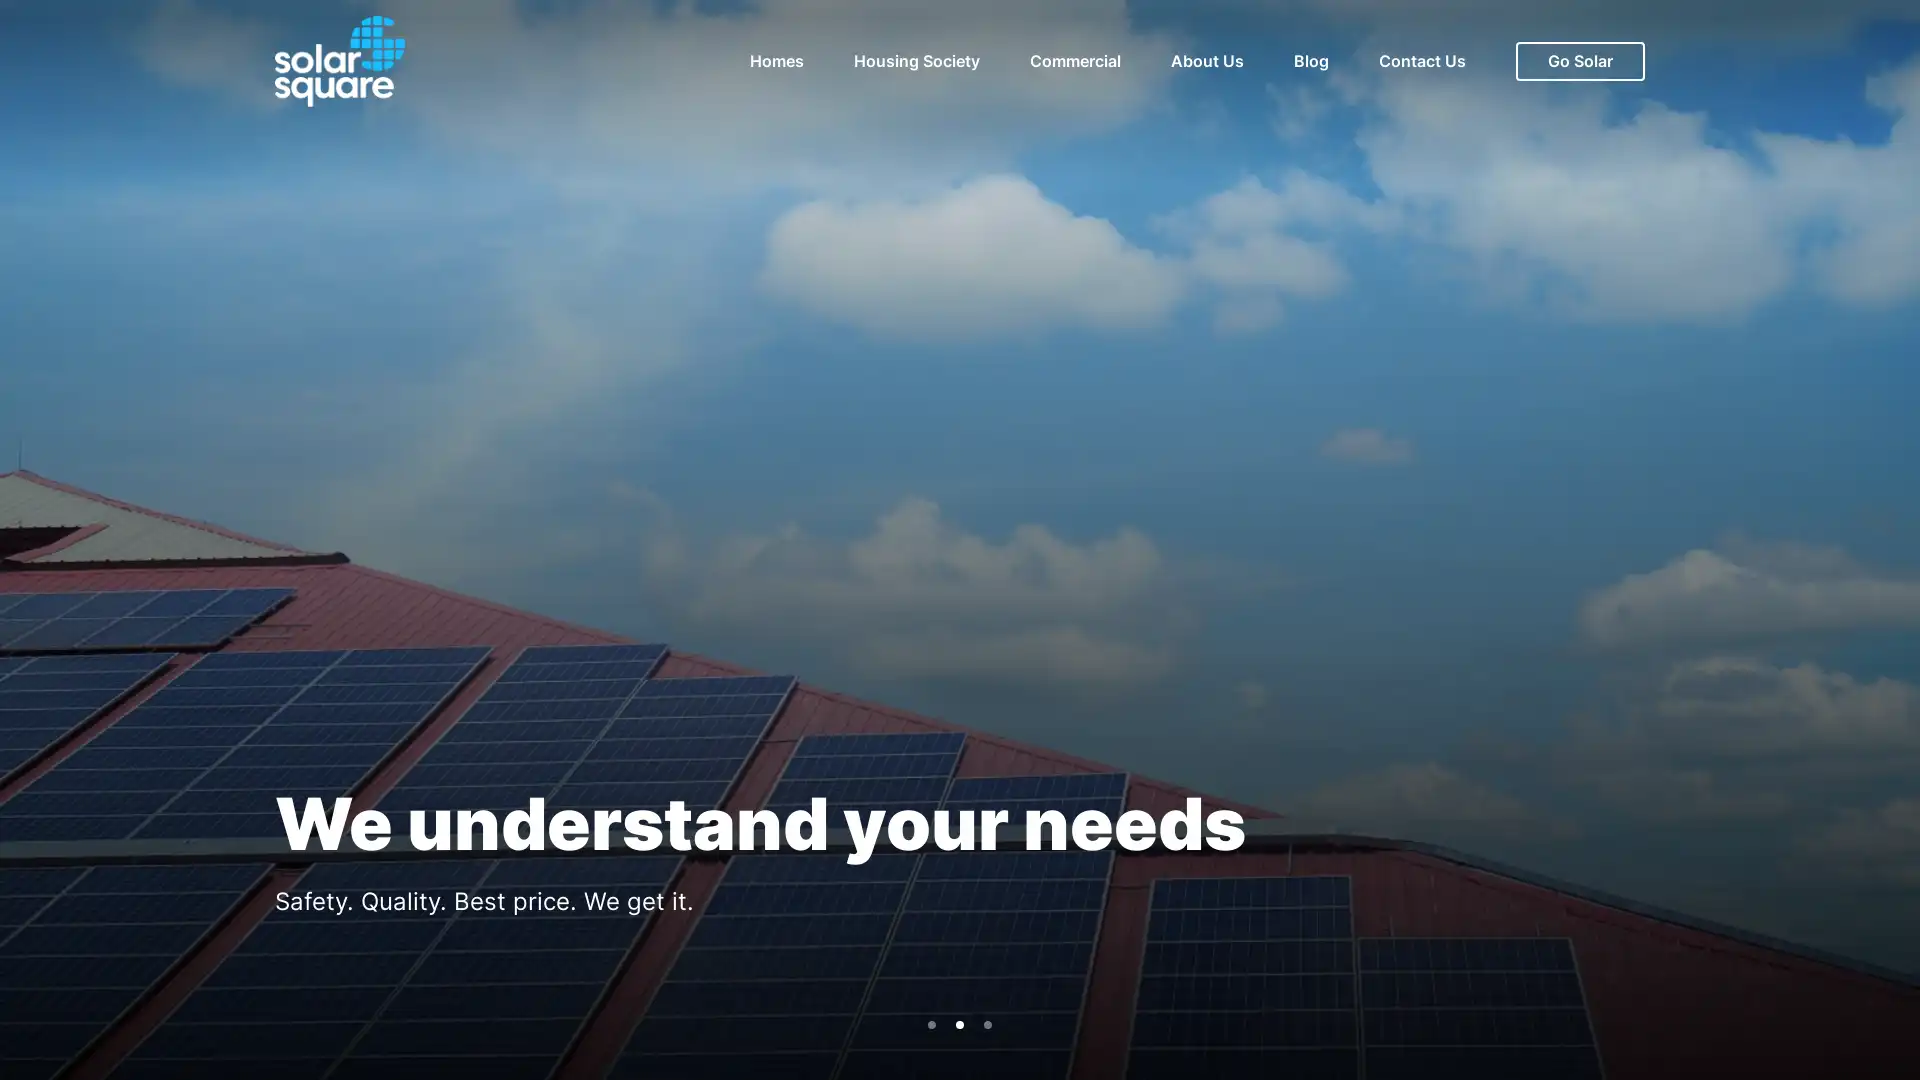 This screenshot has height=1080, width=1920. Describe the element at coordinates (930, 1025) in the screenshot. I see `Go to slide 1` at that location.